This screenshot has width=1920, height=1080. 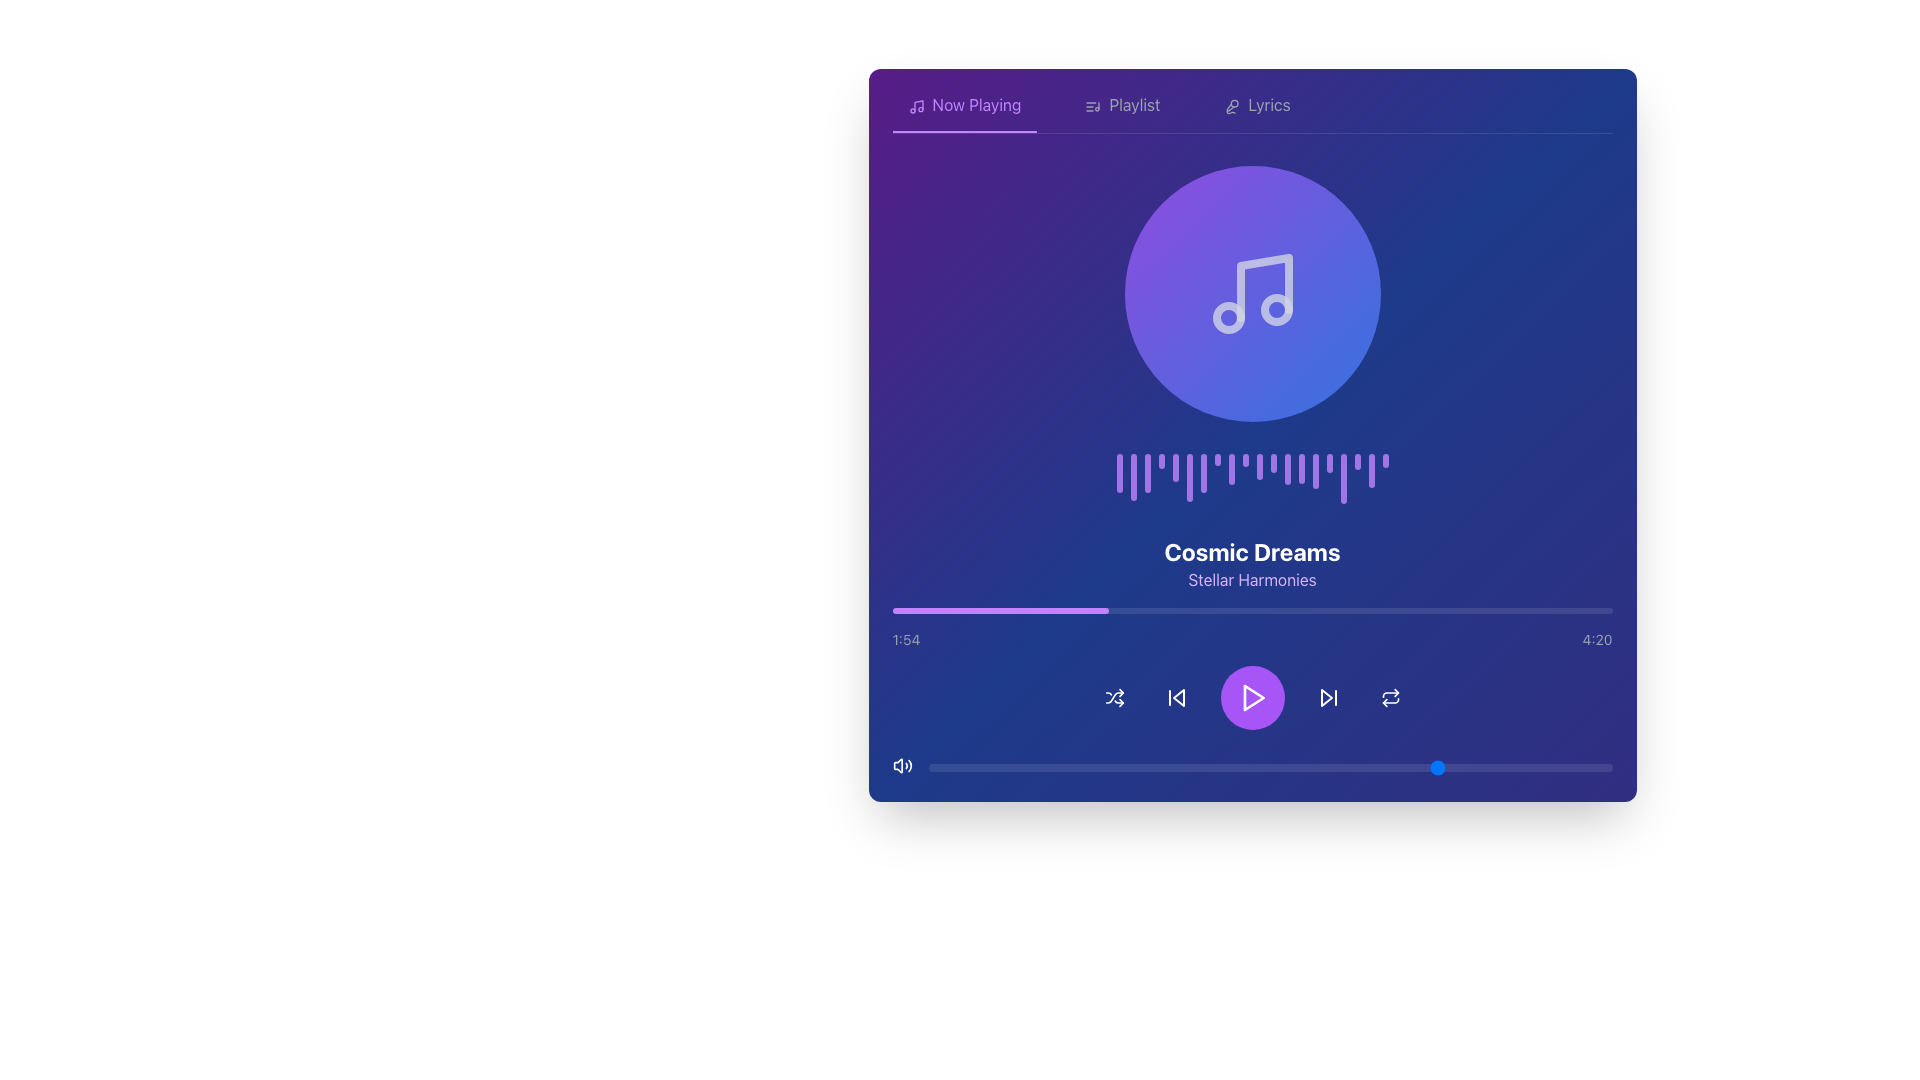 I want to click on the skip back button located in the media control bar, positioned between the shuffle icon and the play icon, to trigger the visual feedback effect, so click(x=1176, y=697).